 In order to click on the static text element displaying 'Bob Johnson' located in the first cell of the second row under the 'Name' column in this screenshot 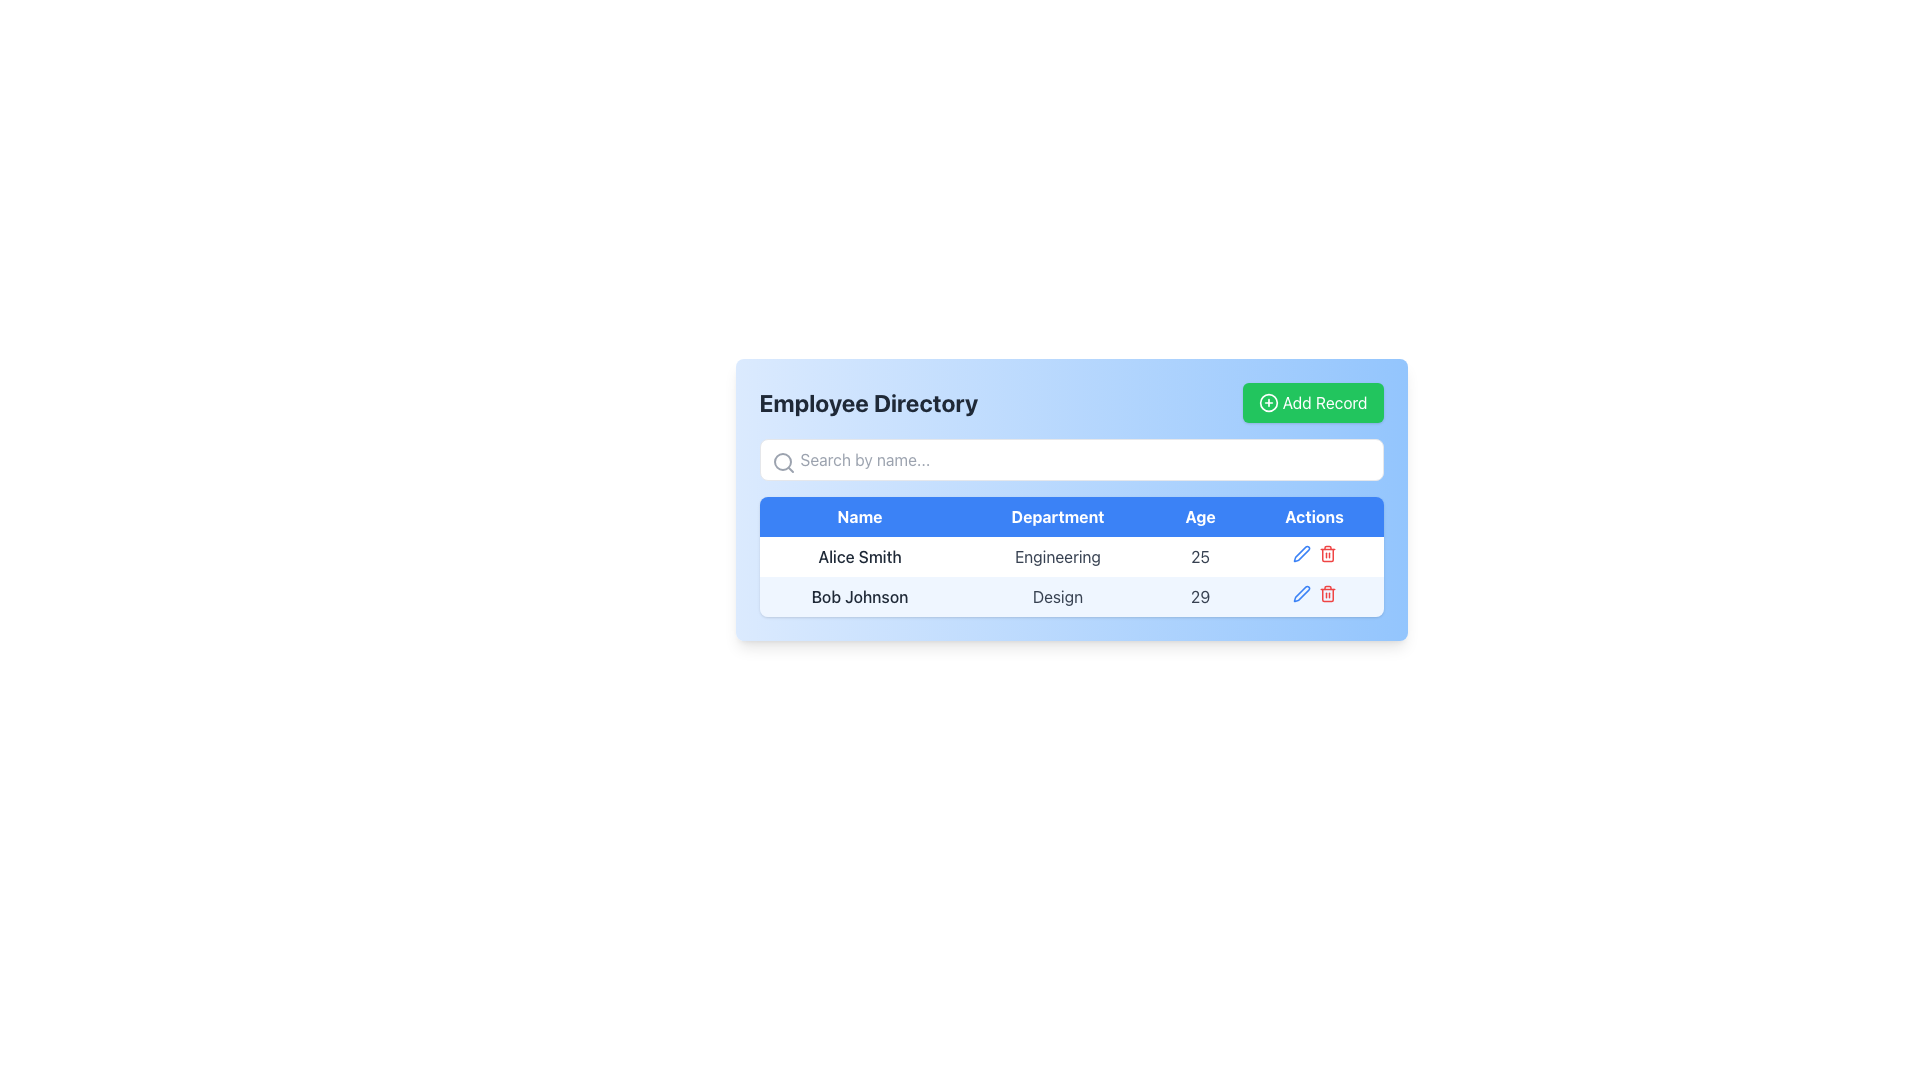, I will do `click(859, 596)`.